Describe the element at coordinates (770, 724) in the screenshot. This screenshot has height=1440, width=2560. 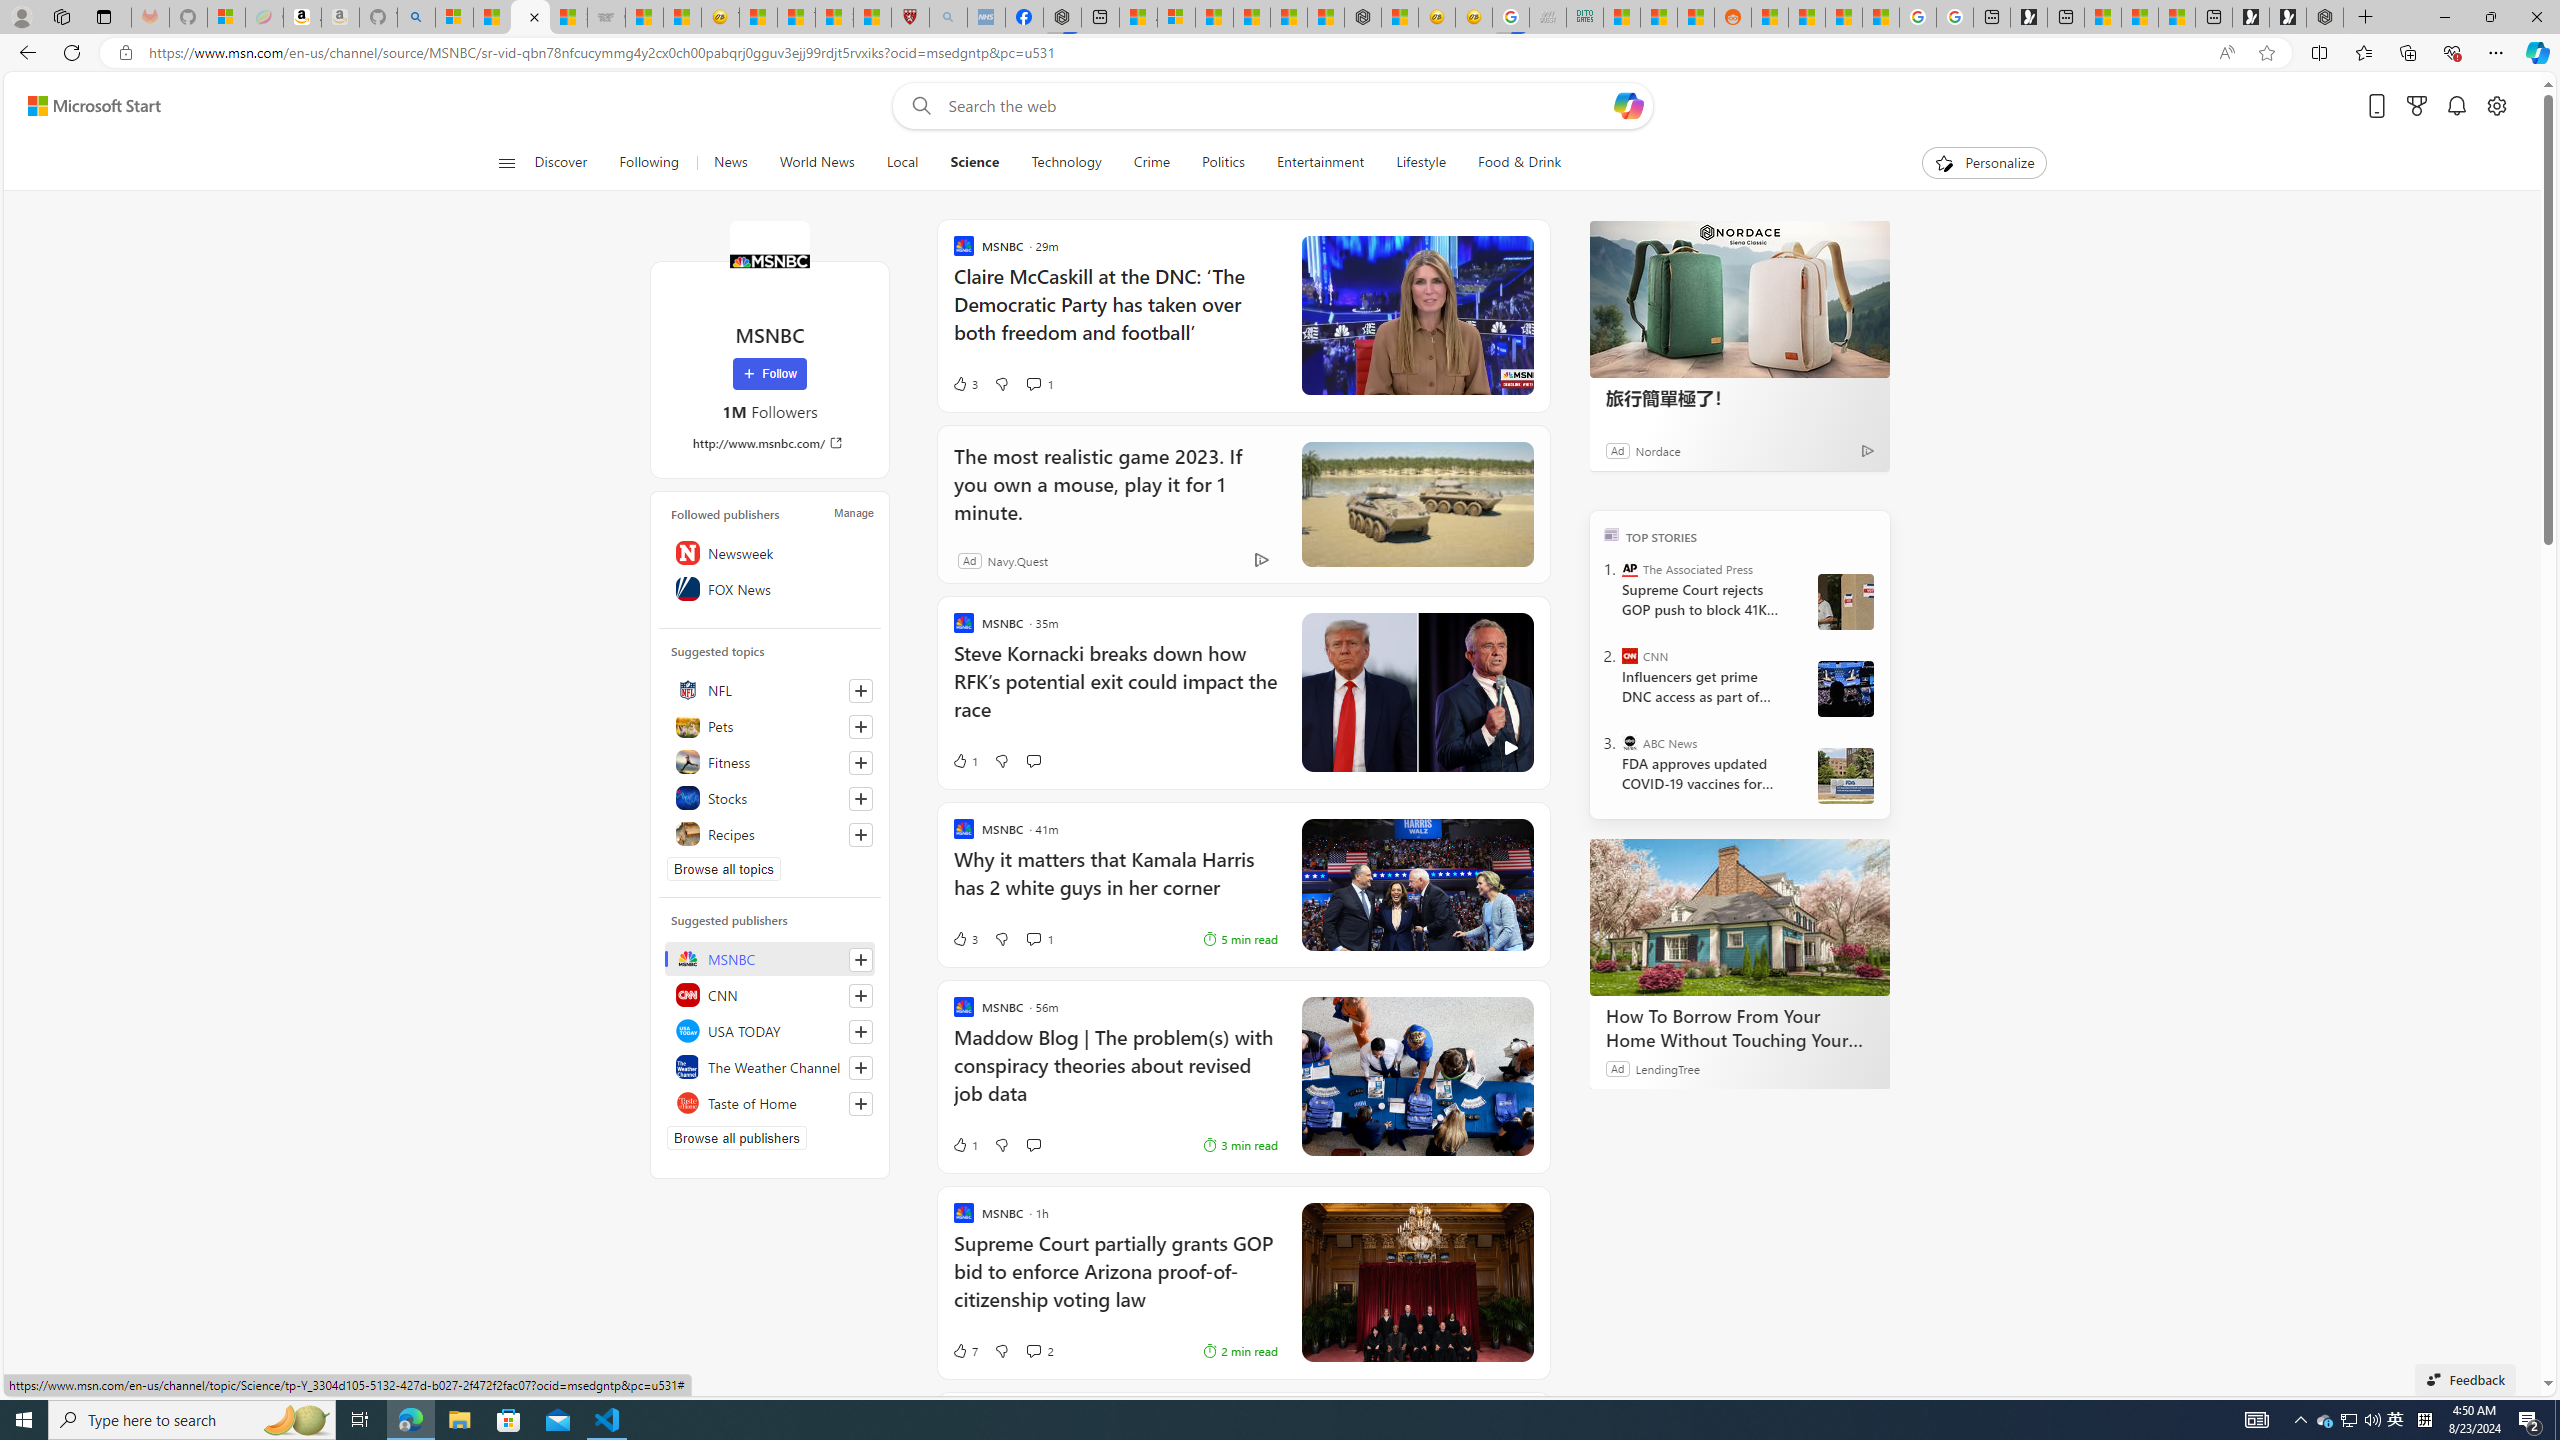
I see `'Pets'` at that location.